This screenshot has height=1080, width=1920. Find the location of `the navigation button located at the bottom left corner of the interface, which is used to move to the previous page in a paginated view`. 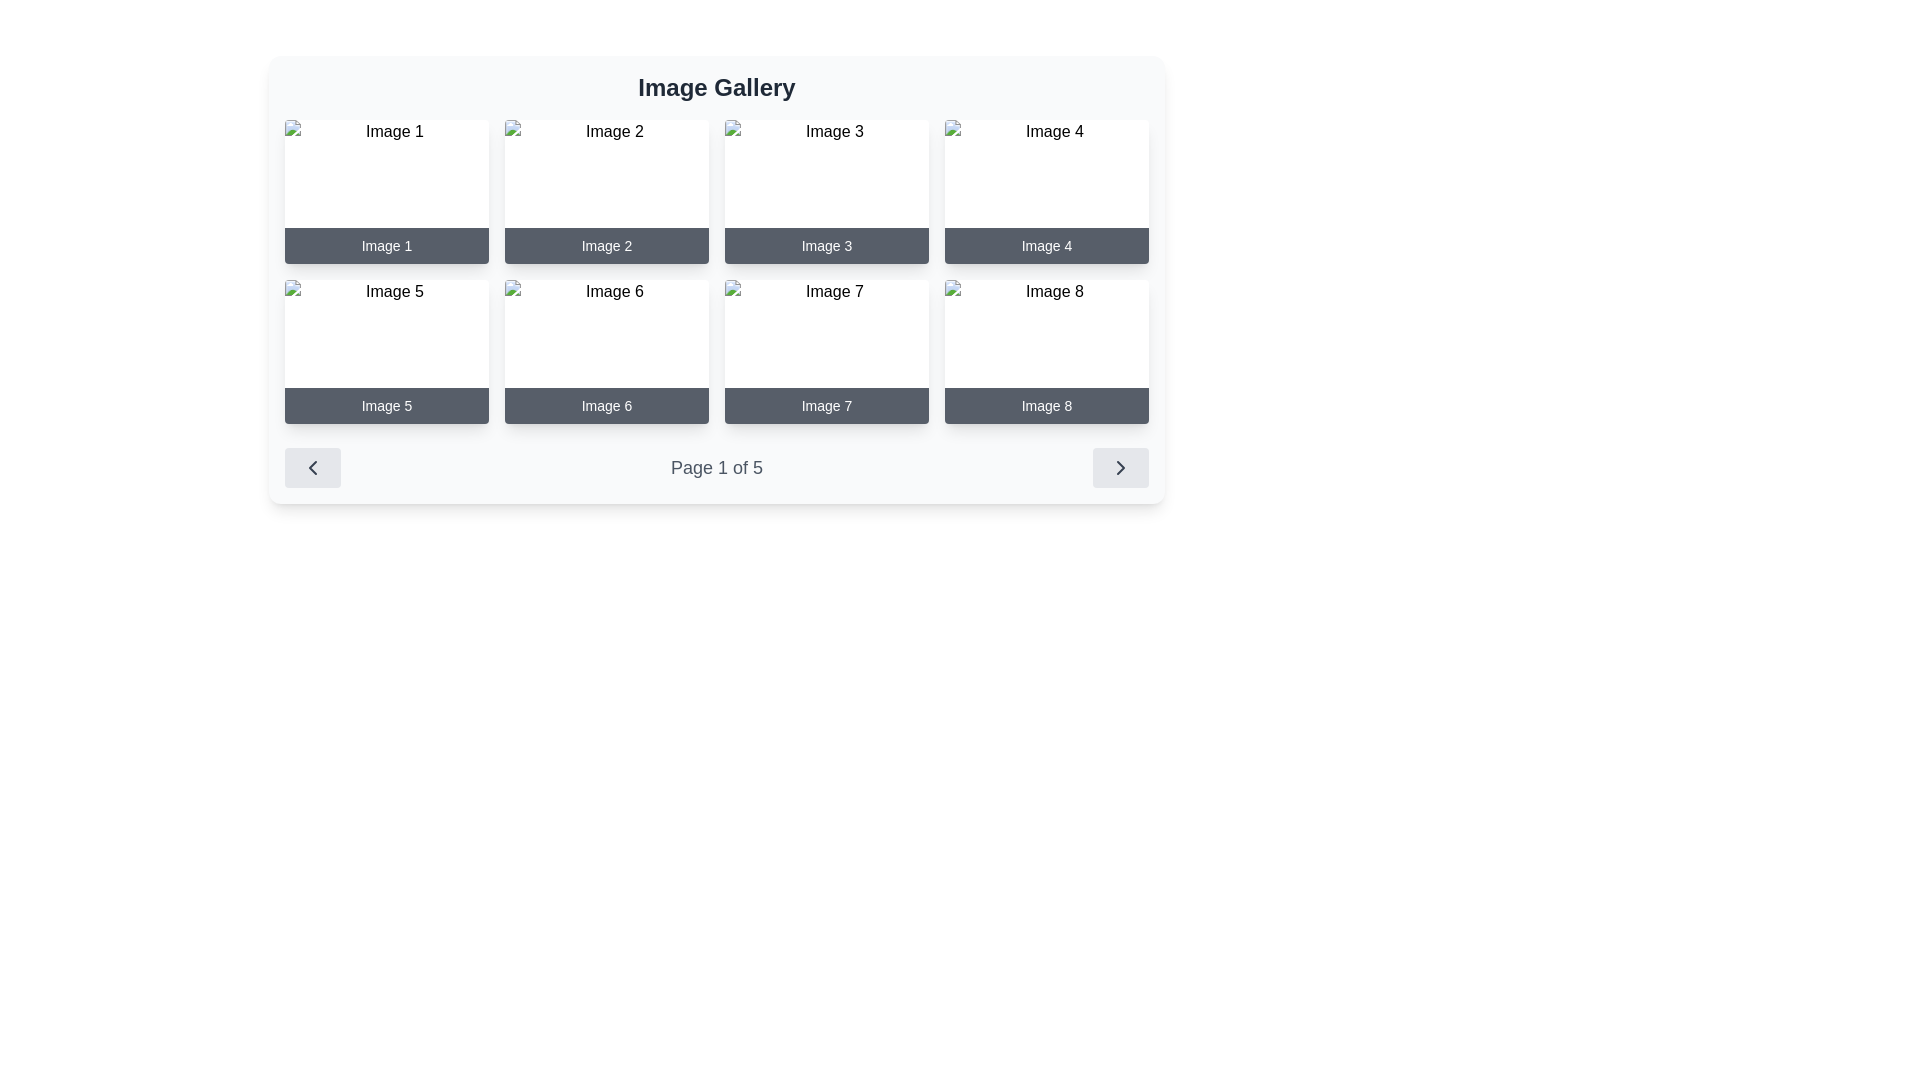

the navigation button located at the bottom left corner of the interface, which is used to move to the previous page in a paginated view is located at coordinates (311, 467).